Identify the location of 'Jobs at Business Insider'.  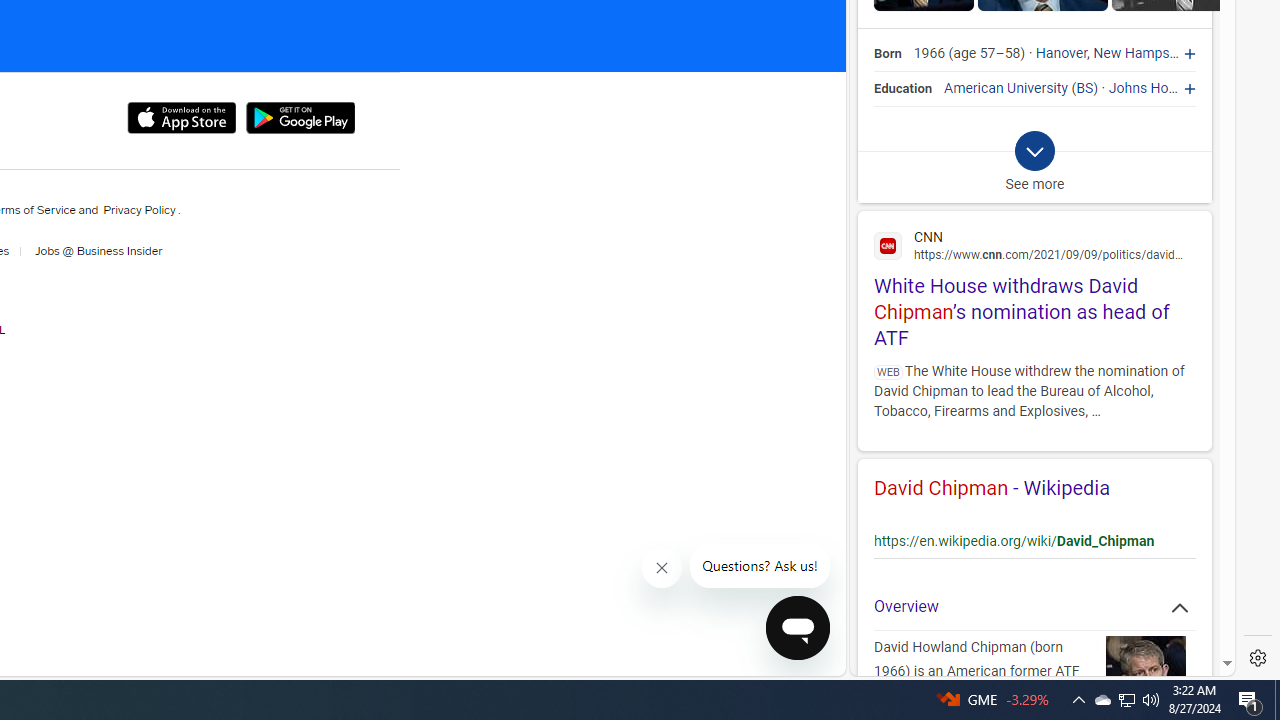
(95, 250).